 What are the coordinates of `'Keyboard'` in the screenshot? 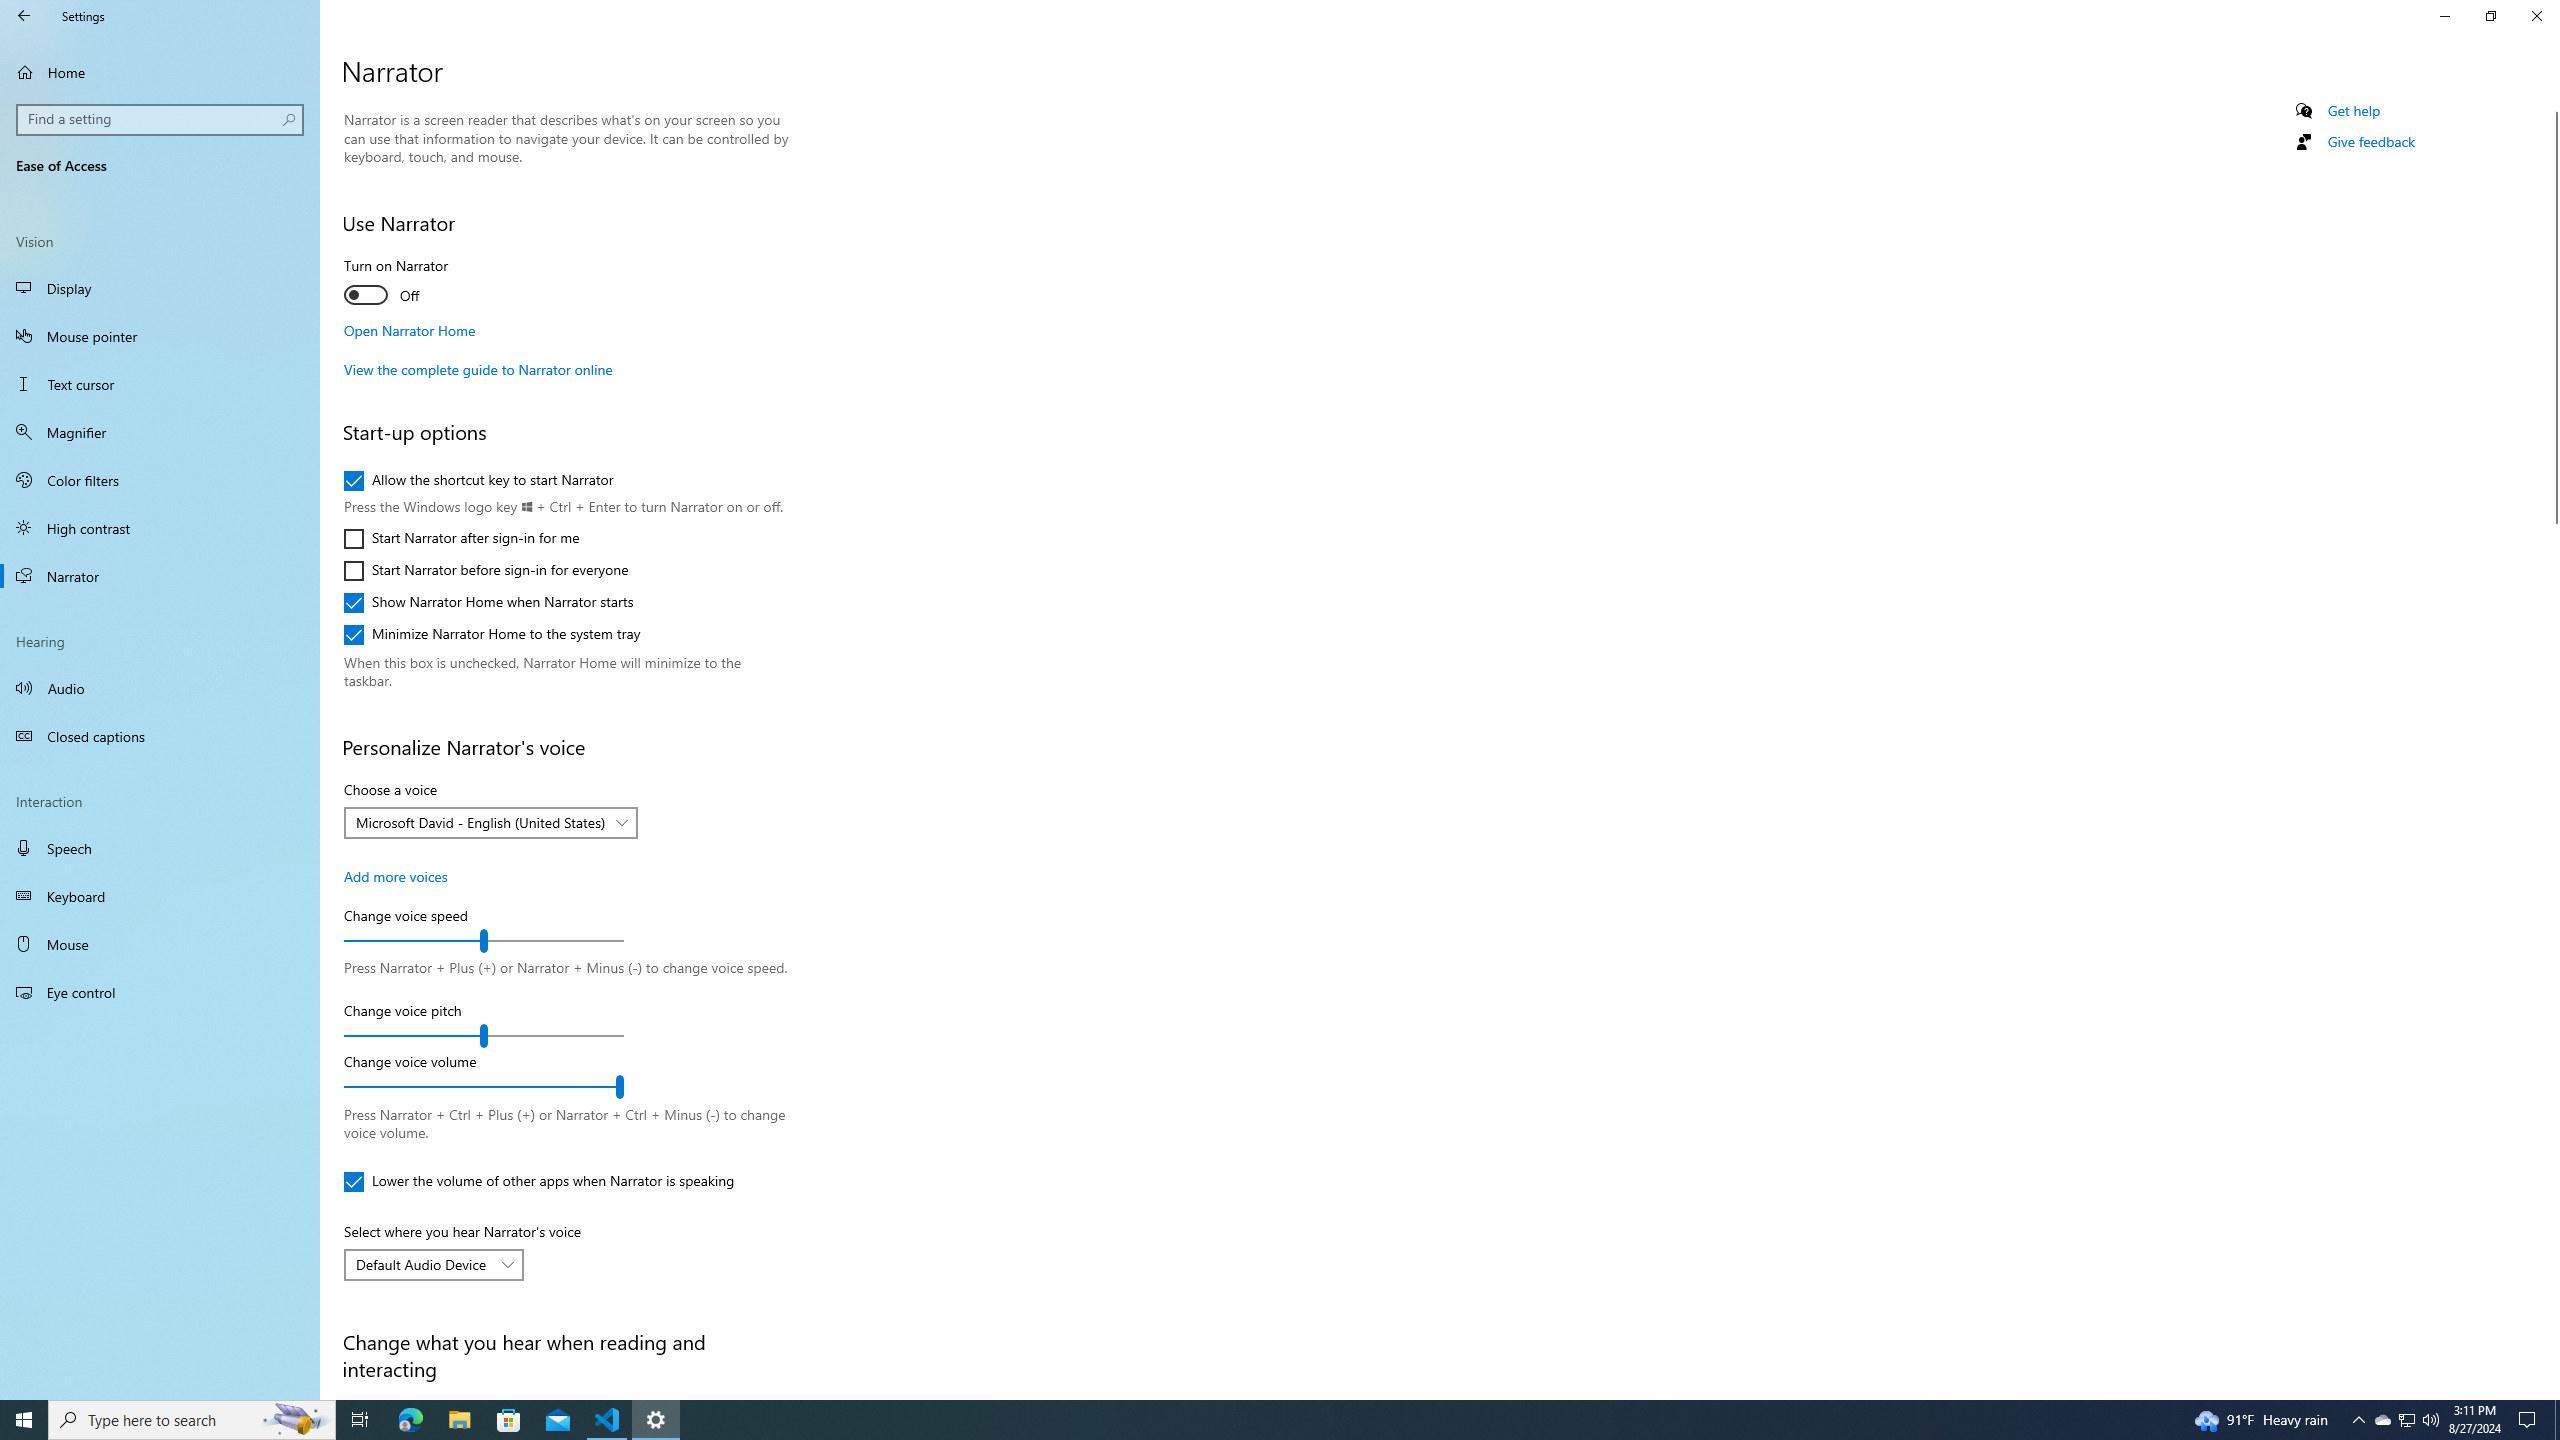 It's located at (159, 896).